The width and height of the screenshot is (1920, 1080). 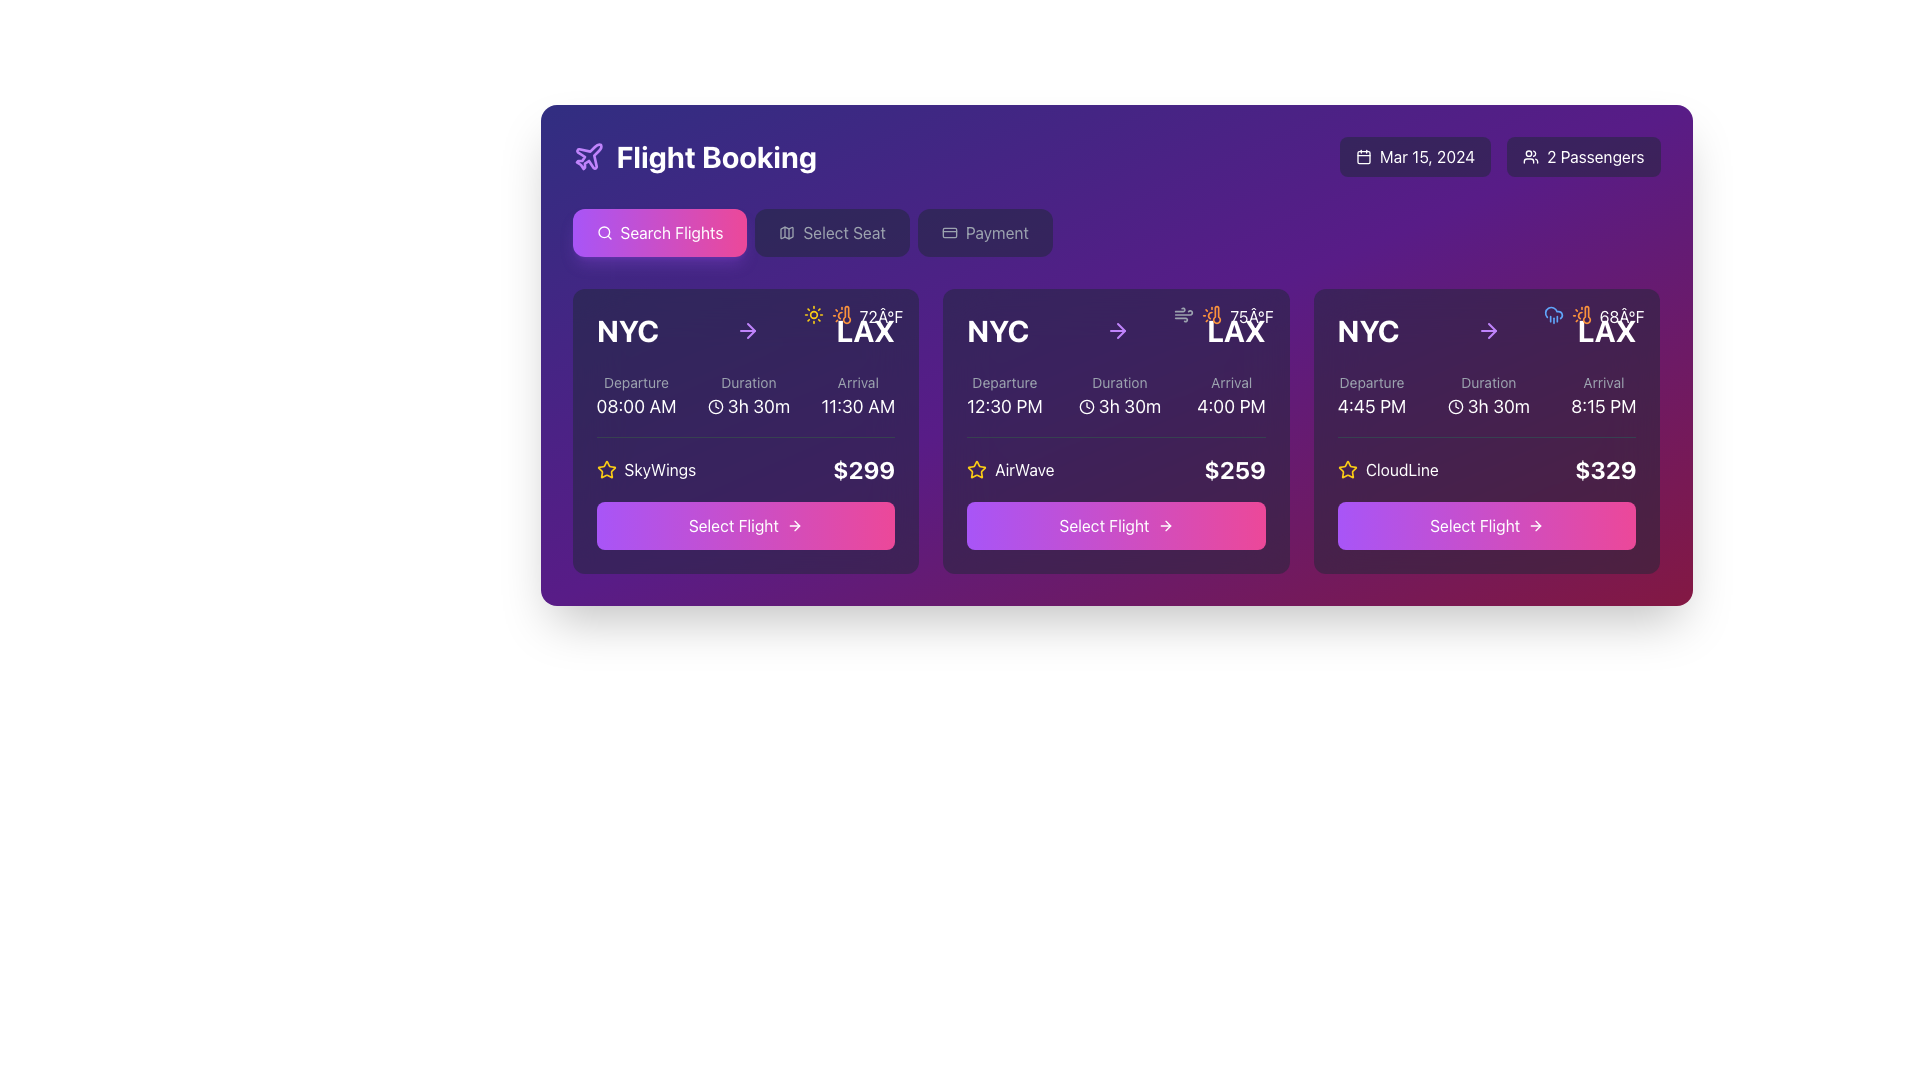 What do you see at coordinates (846, 315) in the screenshot?
I see `the weather icon located in the top-right part of the first flight card, which indicates temperature or weather conditions for the NYC to LAX route` at bounding box center [846, 315].